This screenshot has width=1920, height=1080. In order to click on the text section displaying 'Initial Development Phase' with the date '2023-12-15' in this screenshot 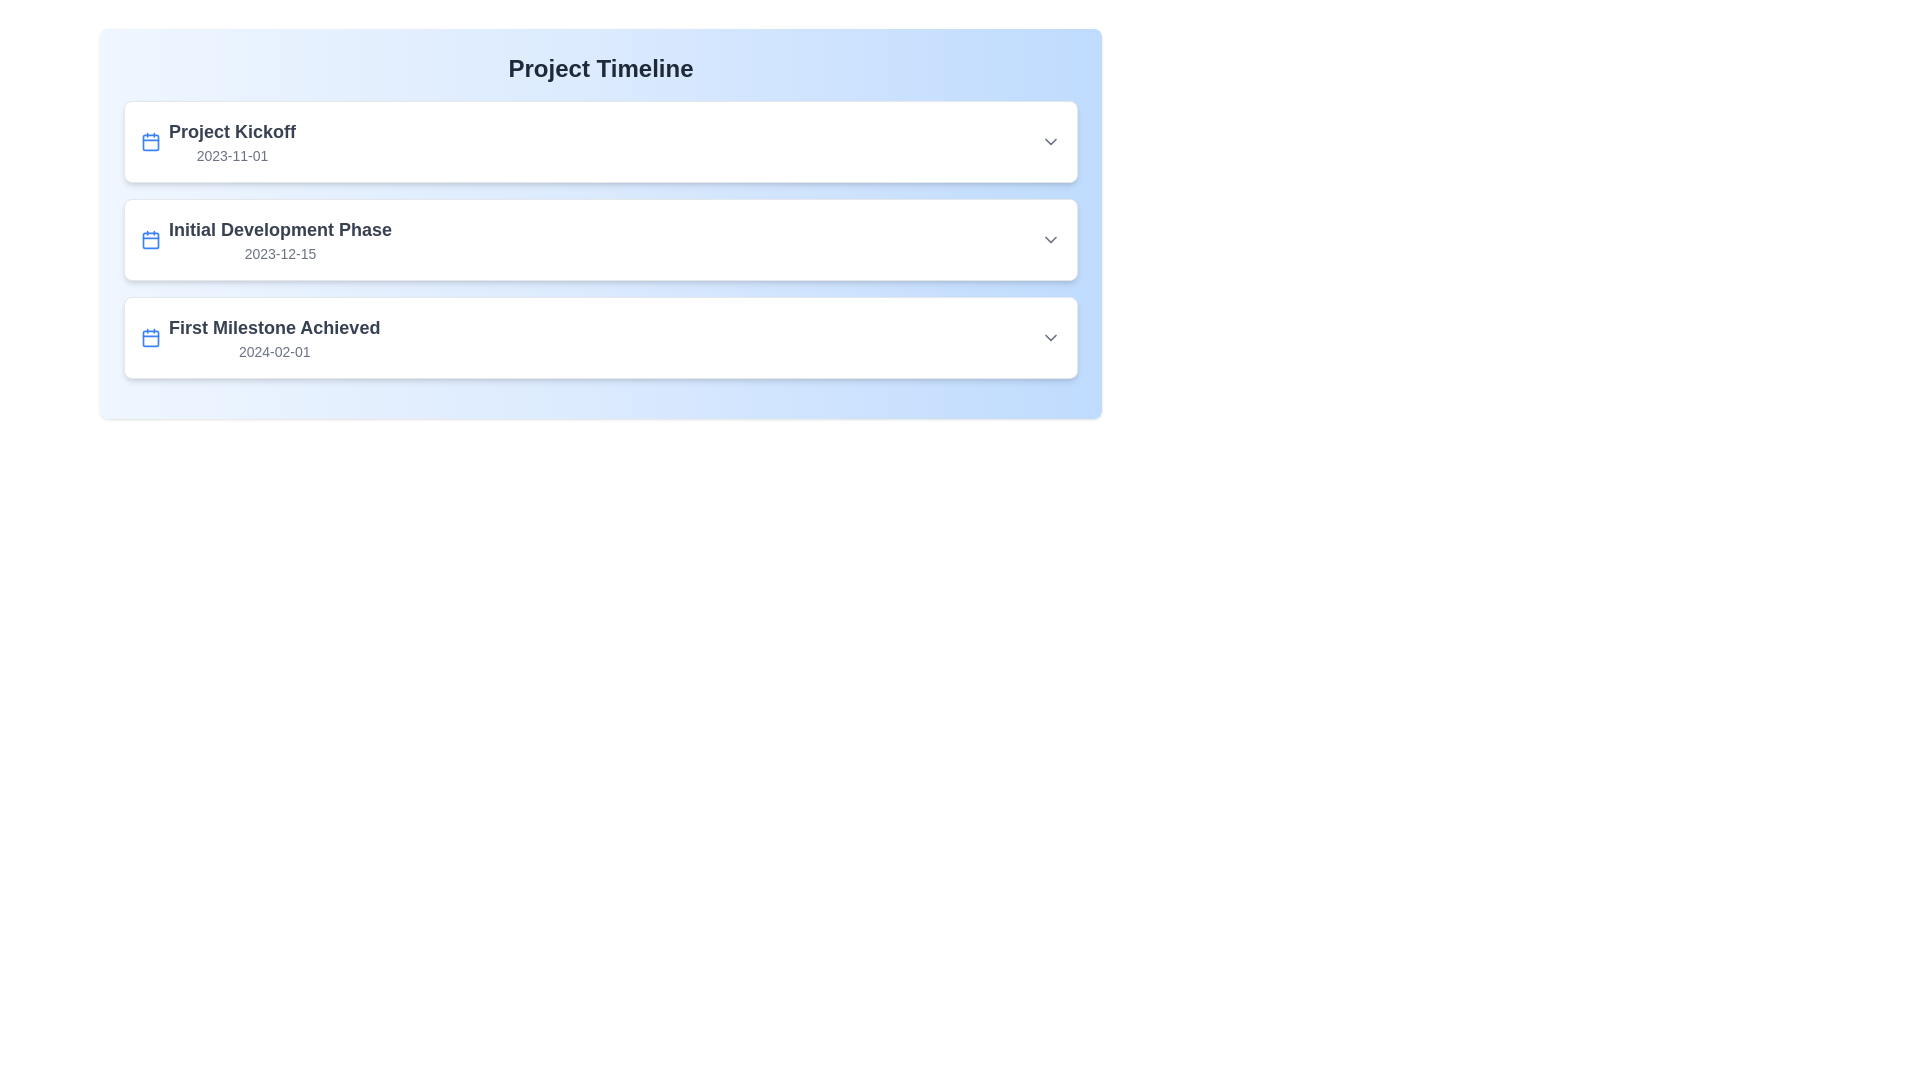, I will do `click(265, 238)`.